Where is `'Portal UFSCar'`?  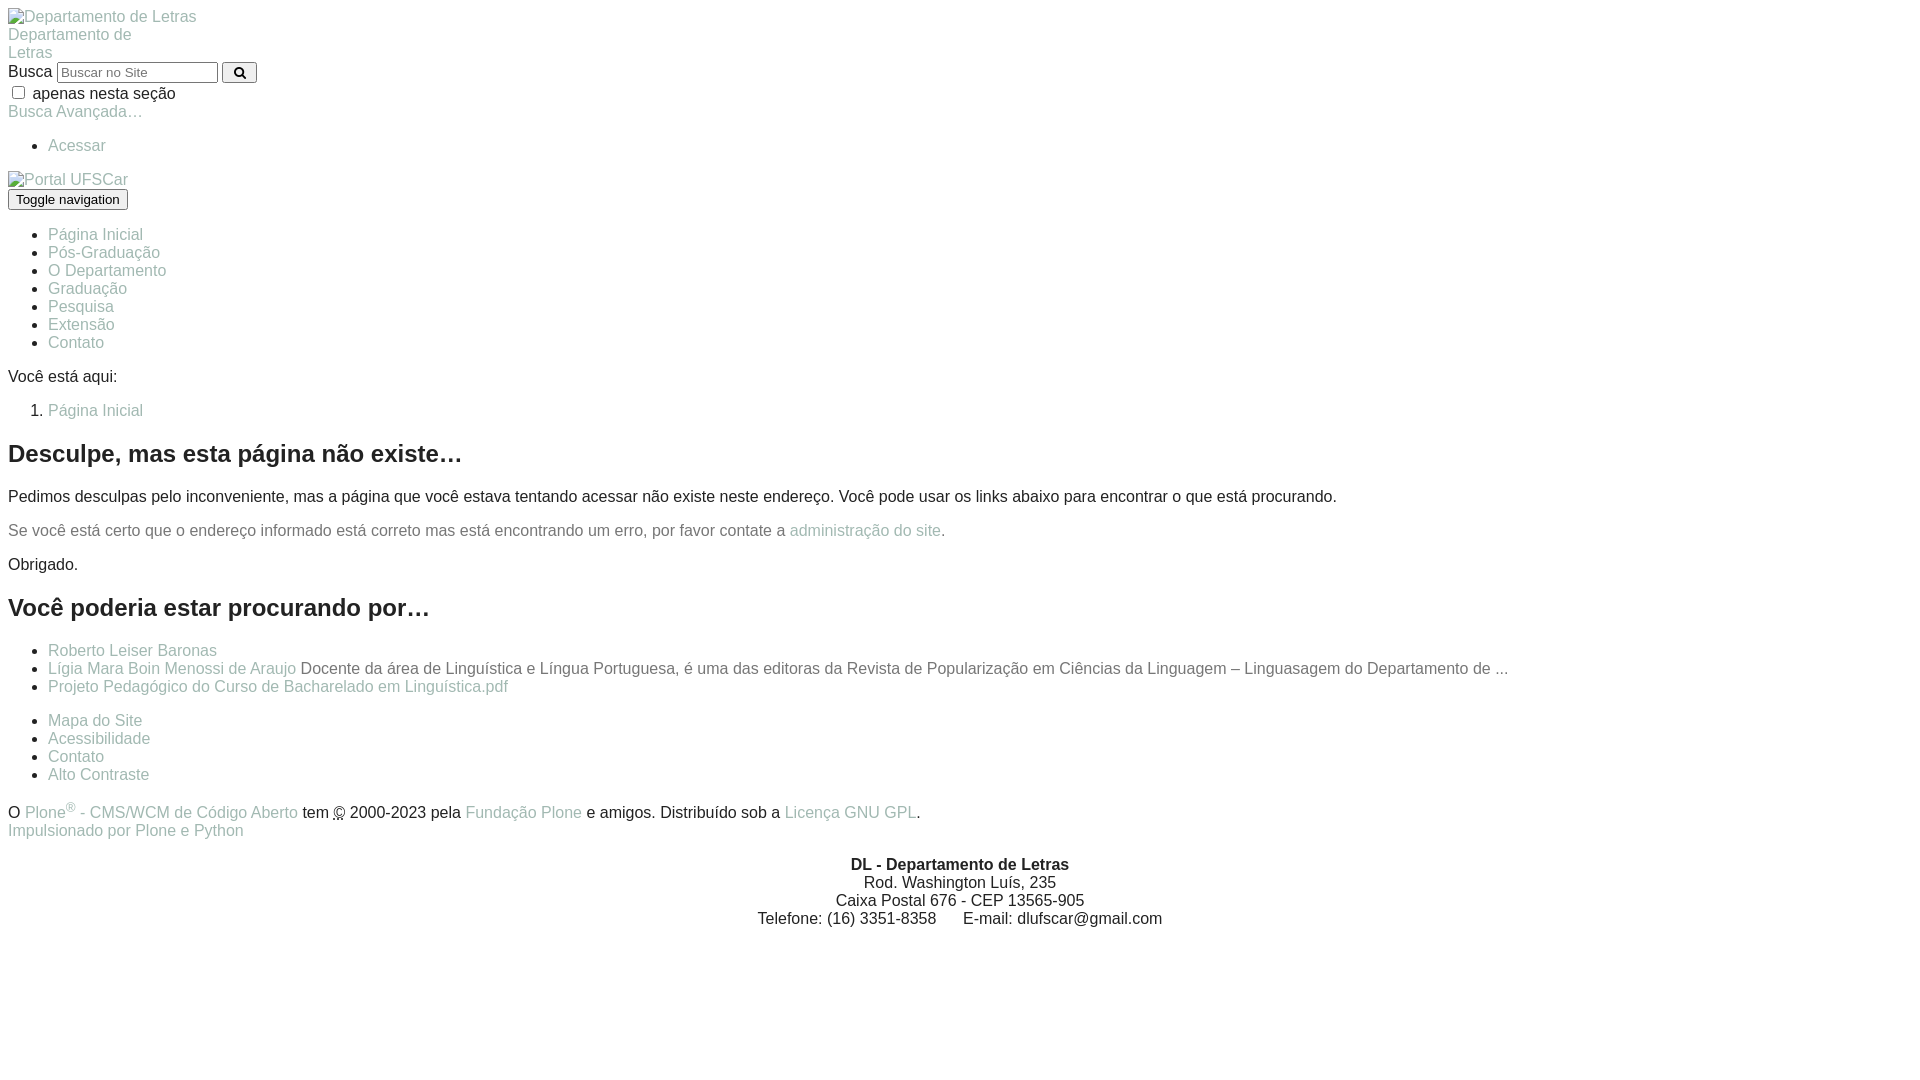 'Portal UFSCar' is located at coordinates (67, 178).